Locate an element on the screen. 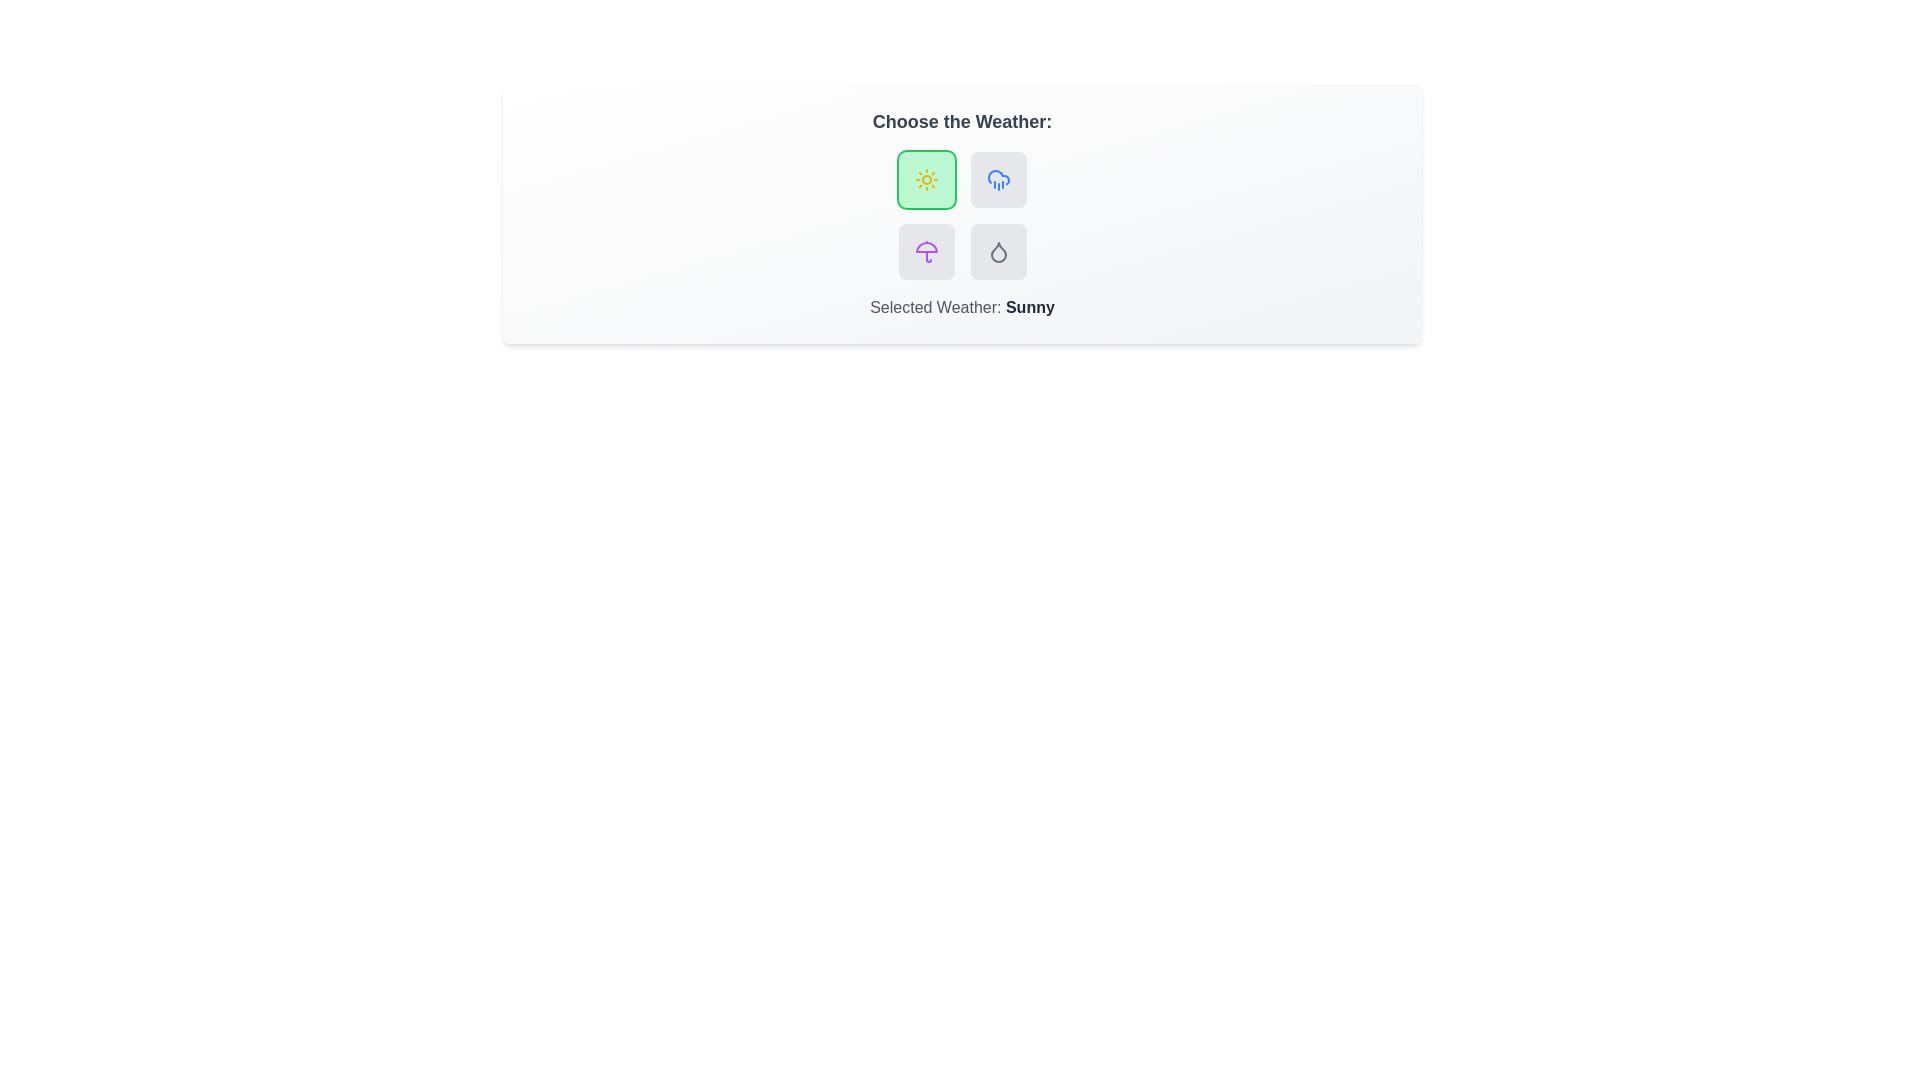  the weather option Sunny by clicking the corresponding button is located at coordinates (925, 180).